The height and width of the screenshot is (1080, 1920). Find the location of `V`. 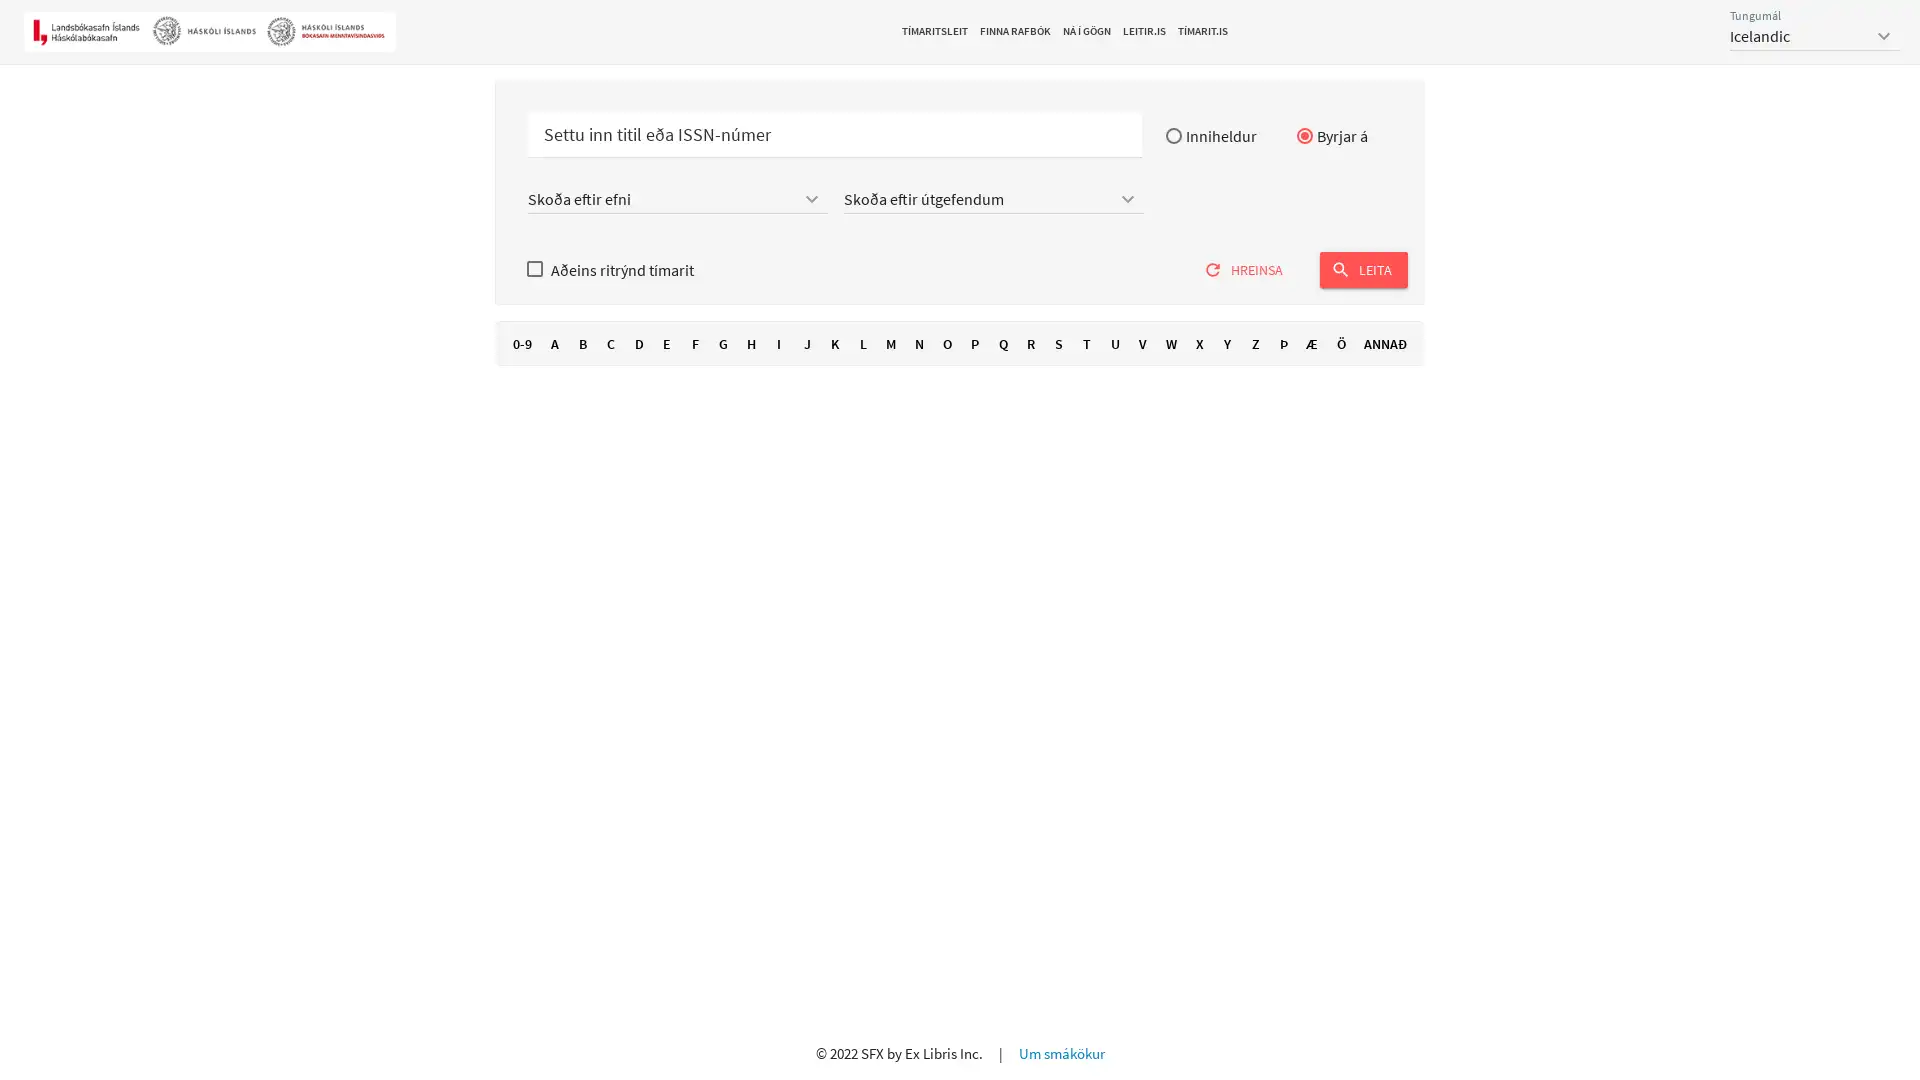

V is located at coordinates (1142, 342).